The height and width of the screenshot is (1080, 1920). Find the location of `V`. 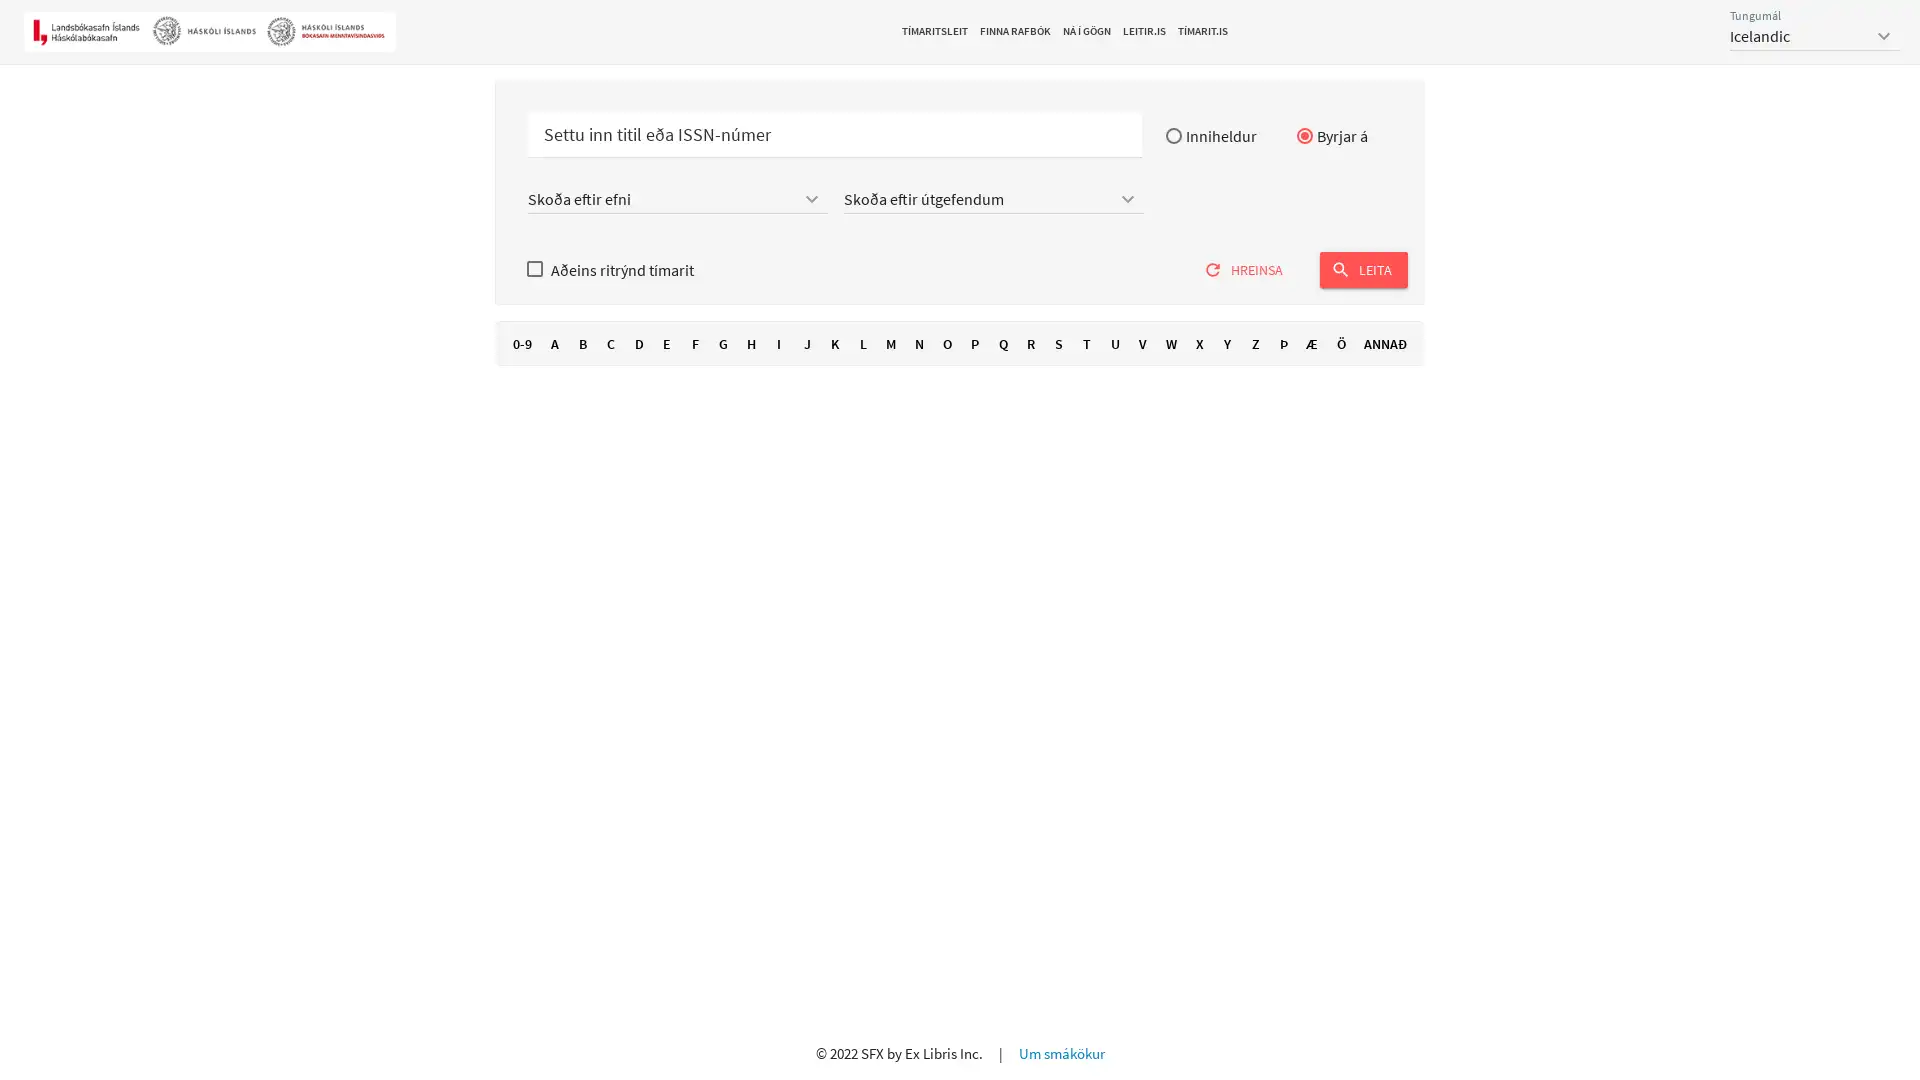

V is located at coordinates (1142, 342).